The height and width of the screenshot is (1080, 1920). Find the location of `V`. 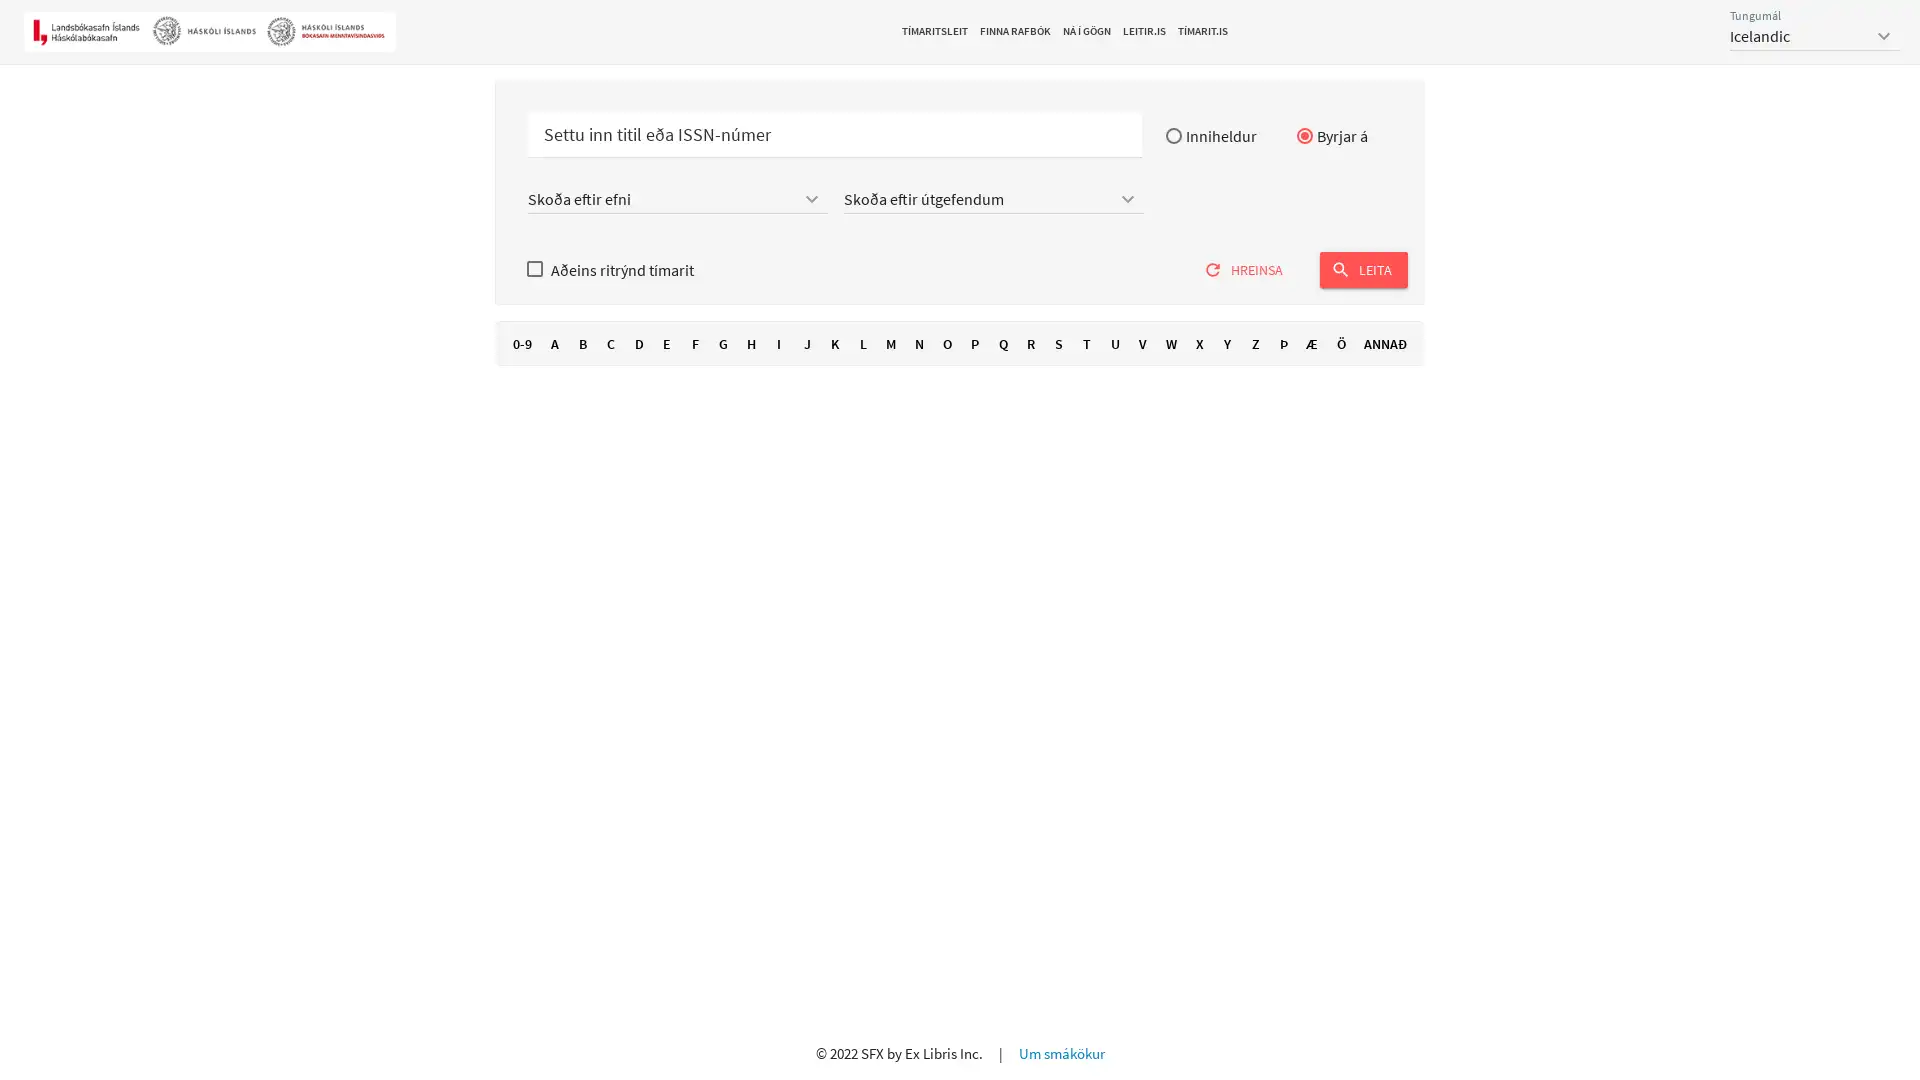

V is located at coordinates (1142, 342).